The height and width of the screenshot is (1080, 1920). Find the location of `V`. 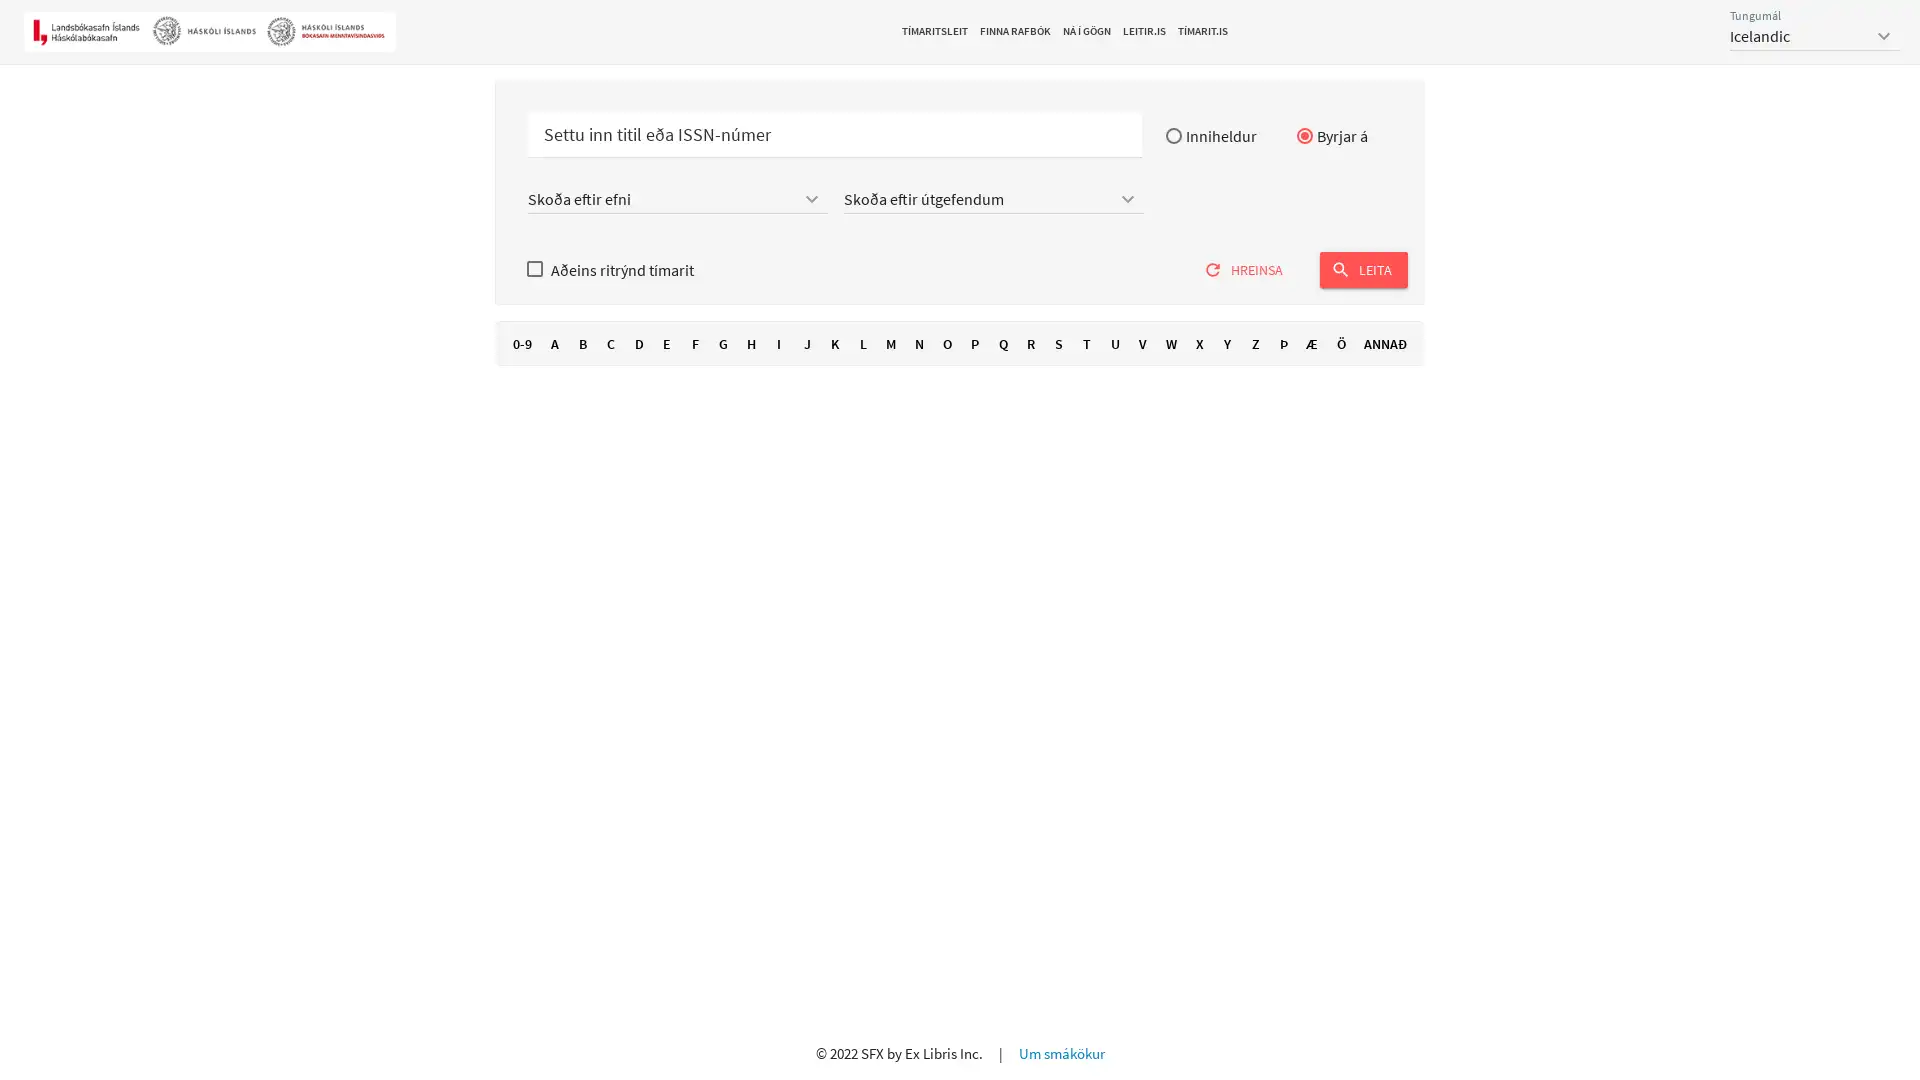

V is located at coordinates (1142, 342).